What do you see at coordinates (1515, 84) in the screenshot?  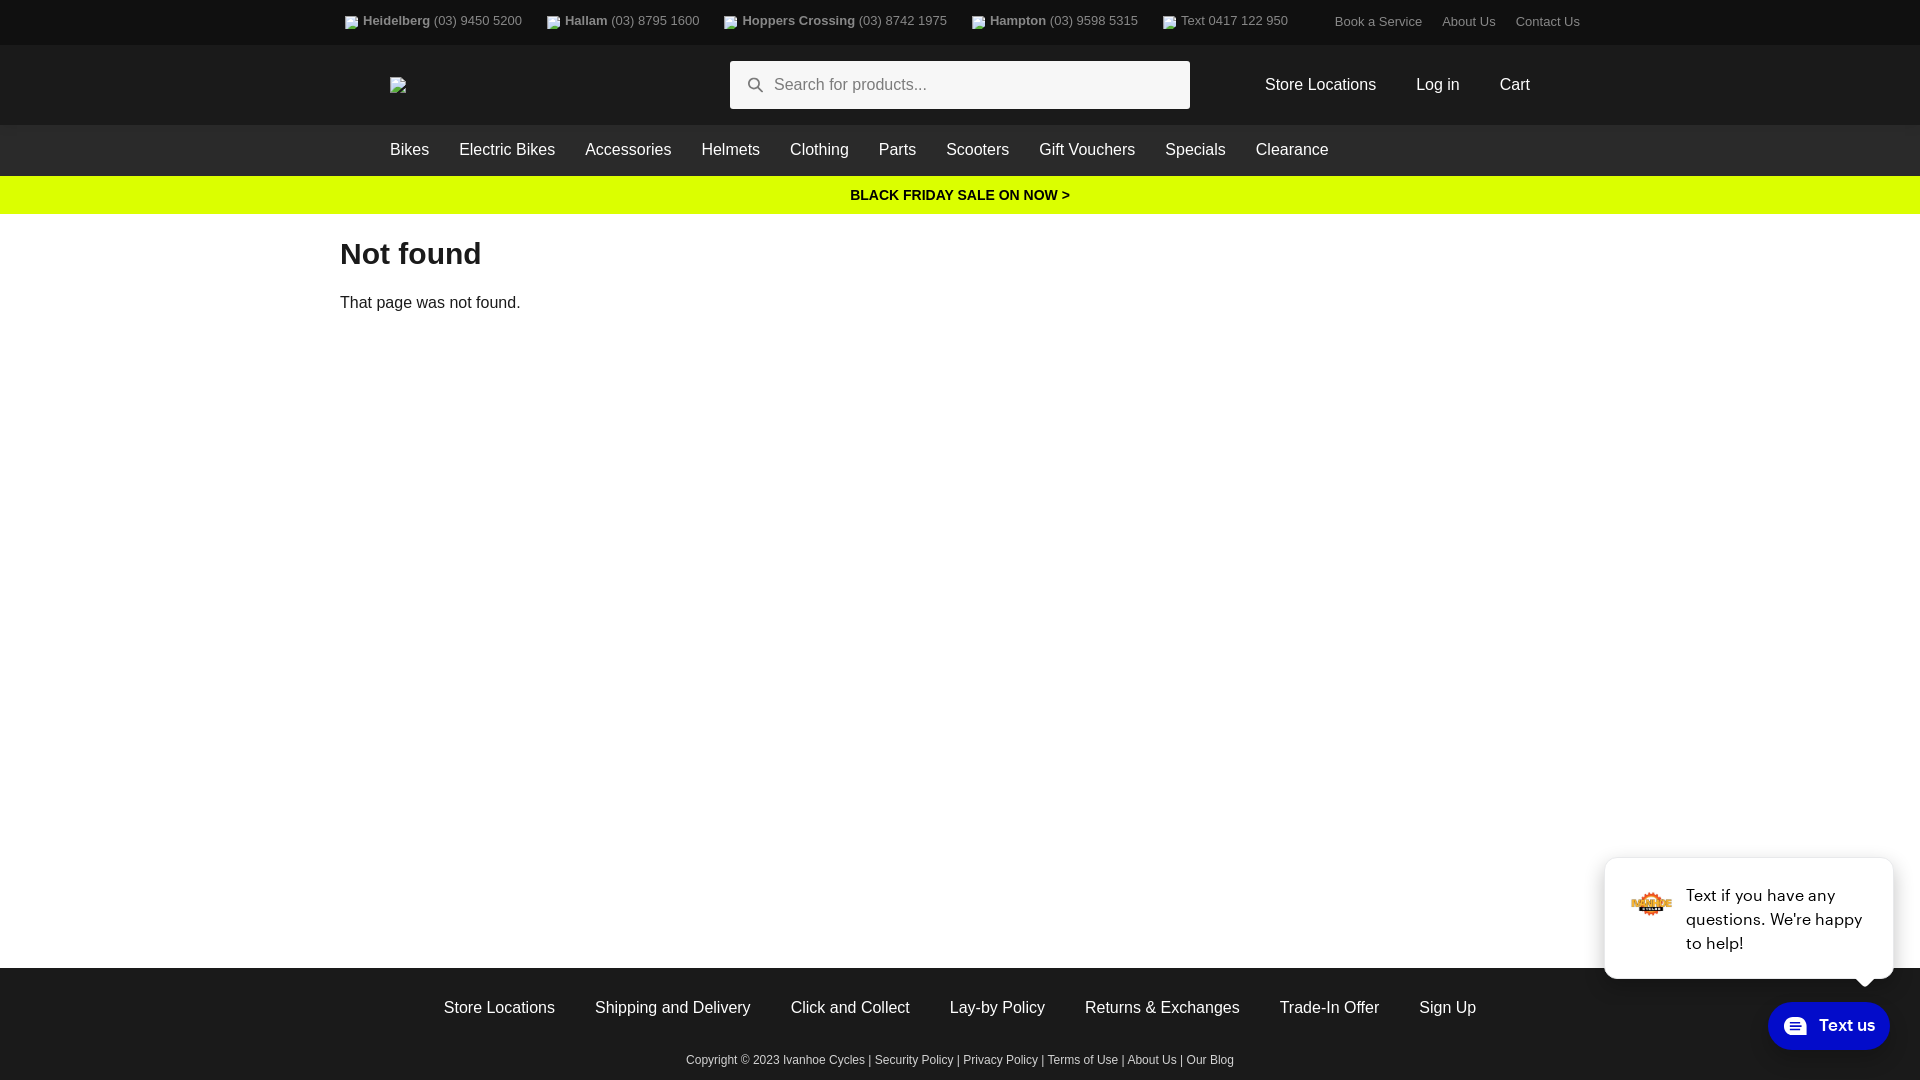 I see `'Cart'` at bounding box center [1515, 84].